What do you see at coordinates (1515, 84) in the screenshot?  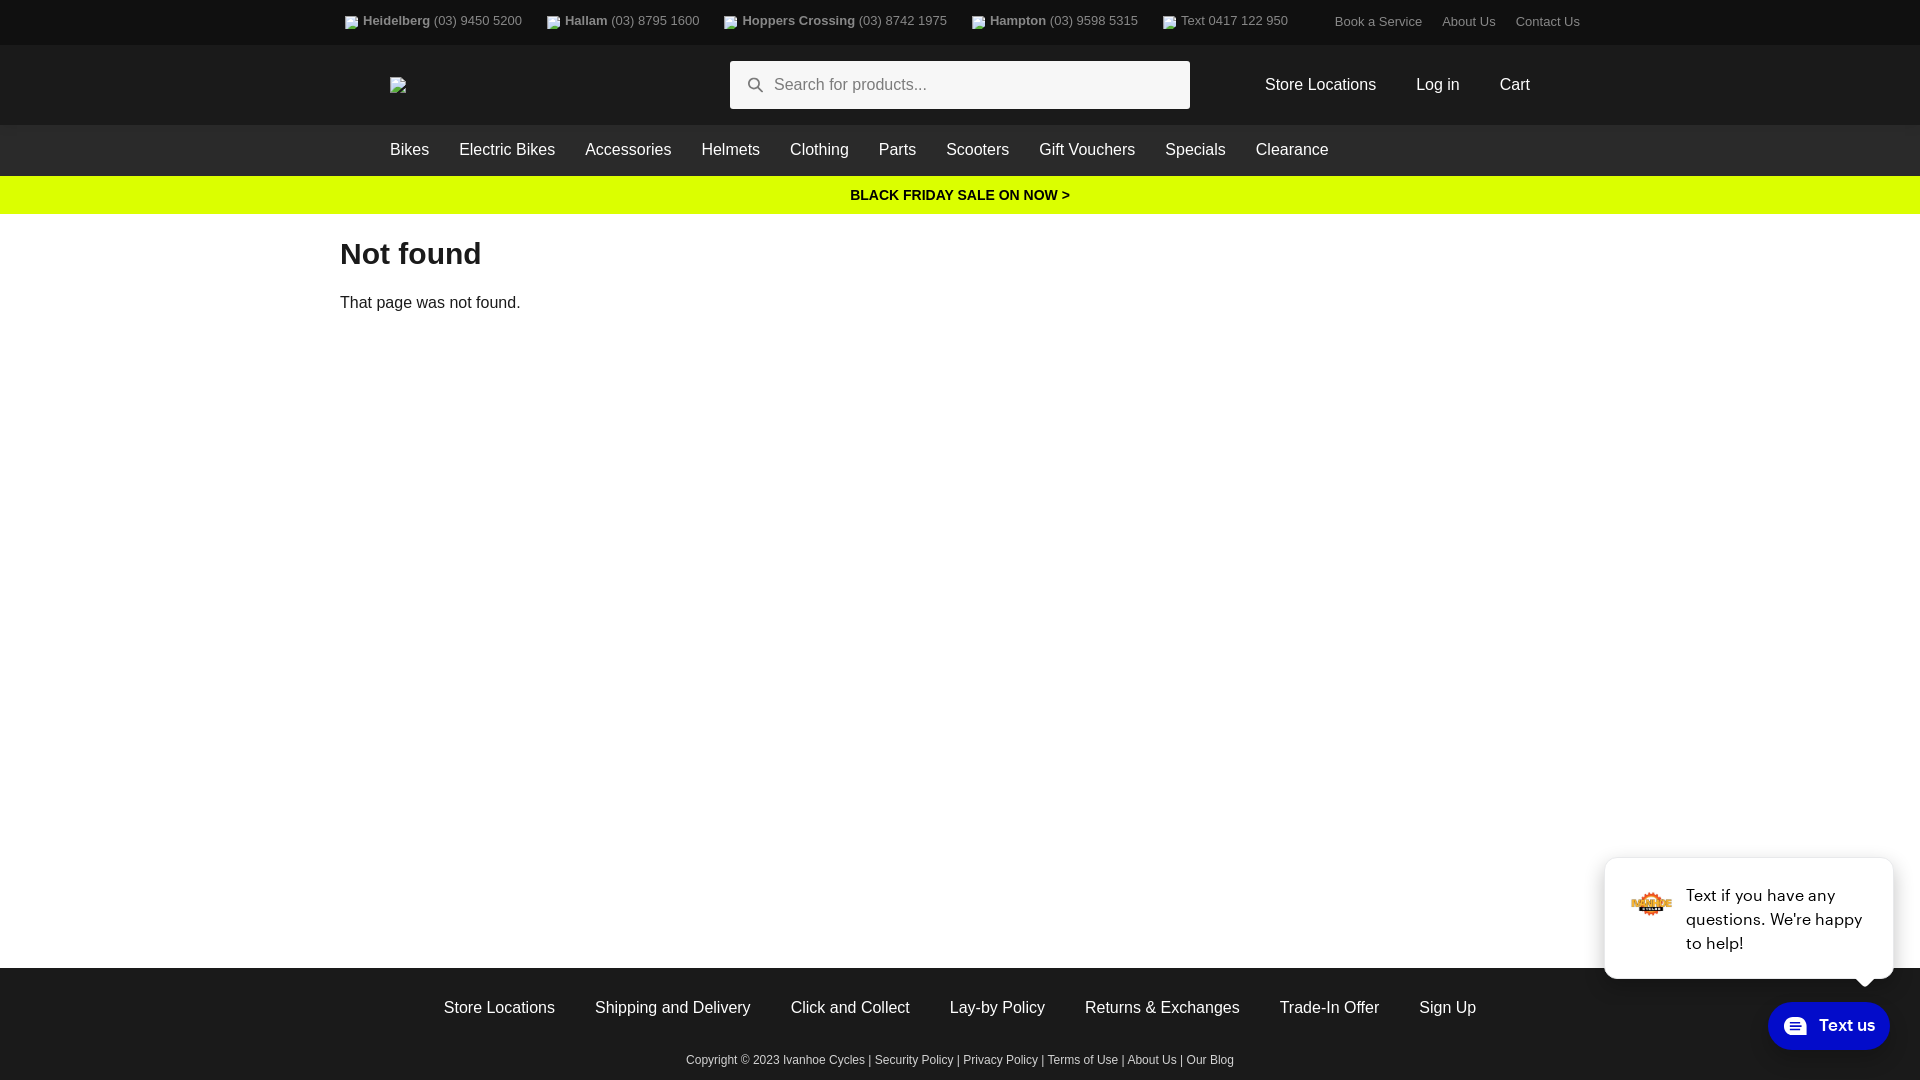 I see `'Cart'` at bounding box center [1515, 84].